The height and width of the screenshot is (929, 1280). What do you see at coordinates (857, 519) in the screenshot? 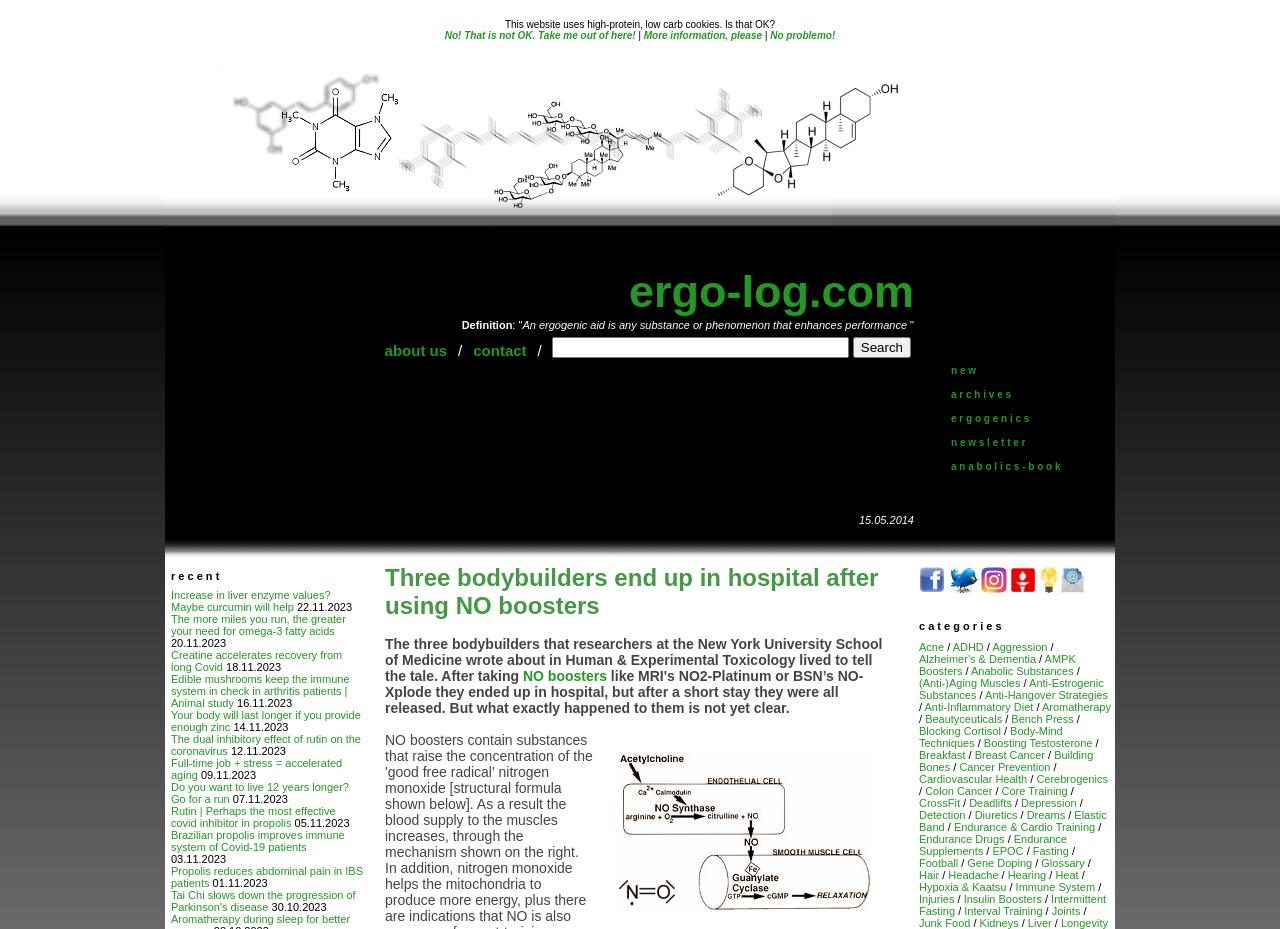
I see `'15.05.2014'` at bounding box center [857, 519].